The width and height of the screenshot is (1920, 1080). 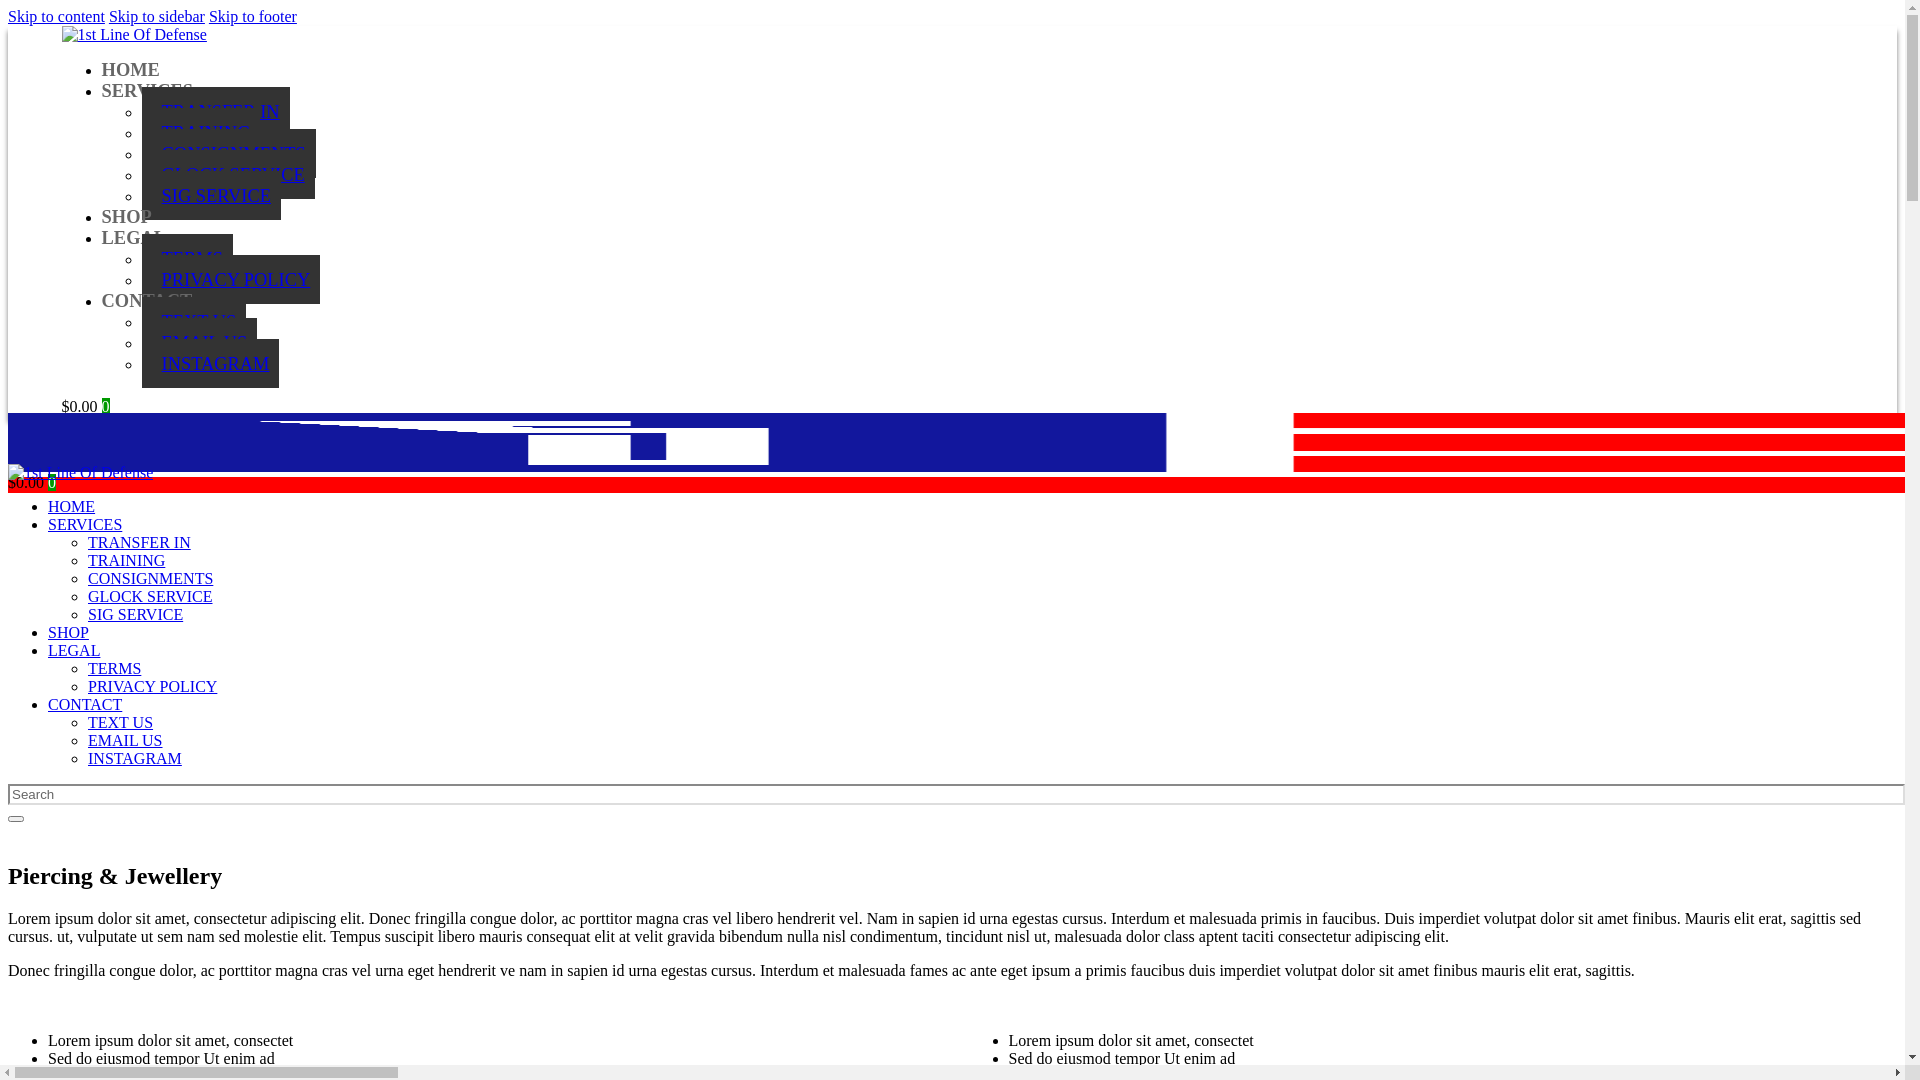 What do you see at coordinates (48, 632) in the screenshot?
I see `'SHOP'` at bounding box center [48, 632].